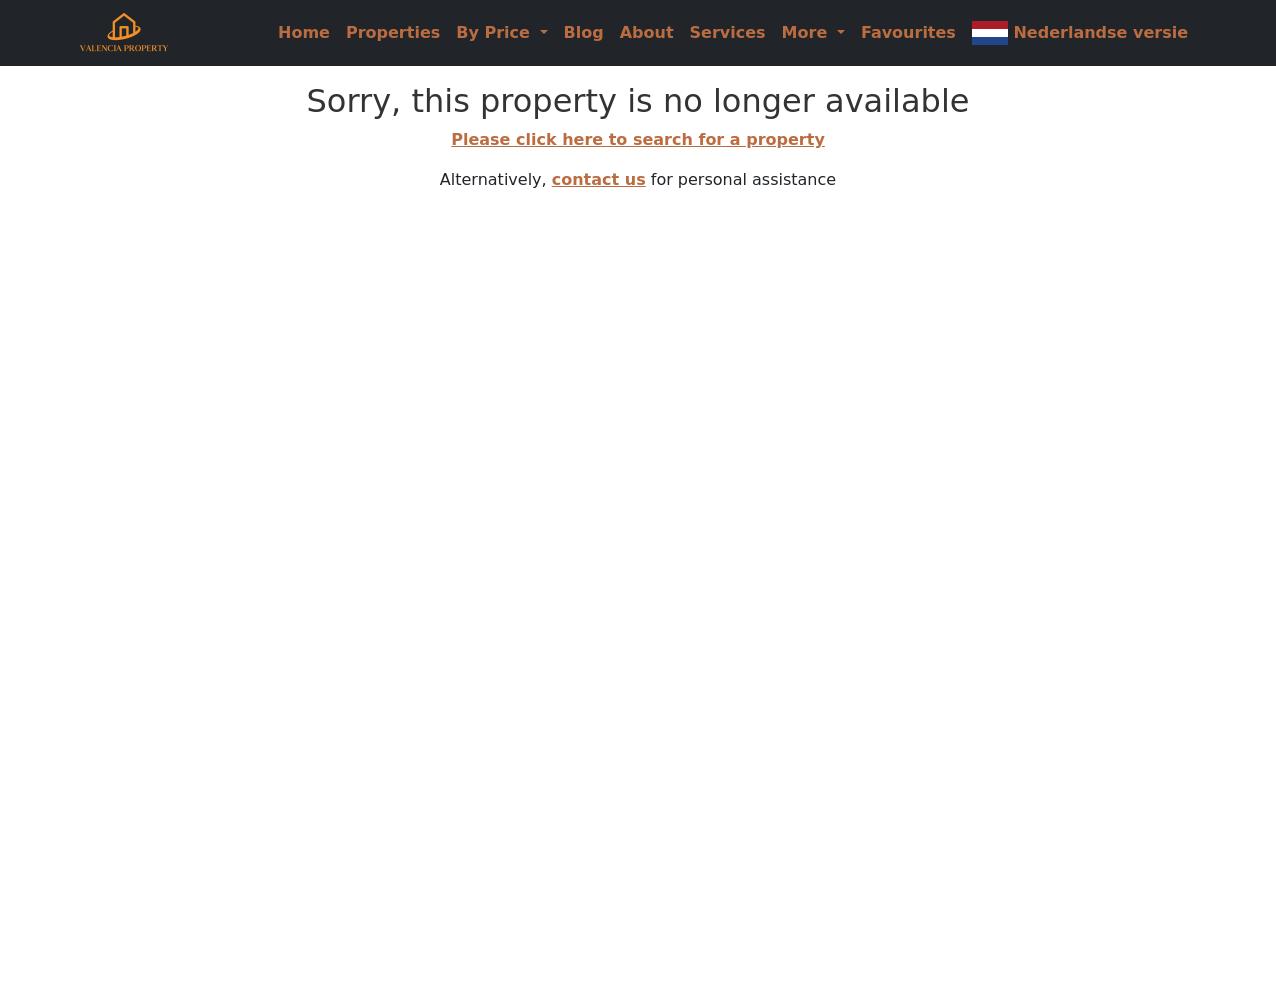  Describe the element at coordinates (493, 179) in the screenshot. I see `'Alternatively,'` at that location.